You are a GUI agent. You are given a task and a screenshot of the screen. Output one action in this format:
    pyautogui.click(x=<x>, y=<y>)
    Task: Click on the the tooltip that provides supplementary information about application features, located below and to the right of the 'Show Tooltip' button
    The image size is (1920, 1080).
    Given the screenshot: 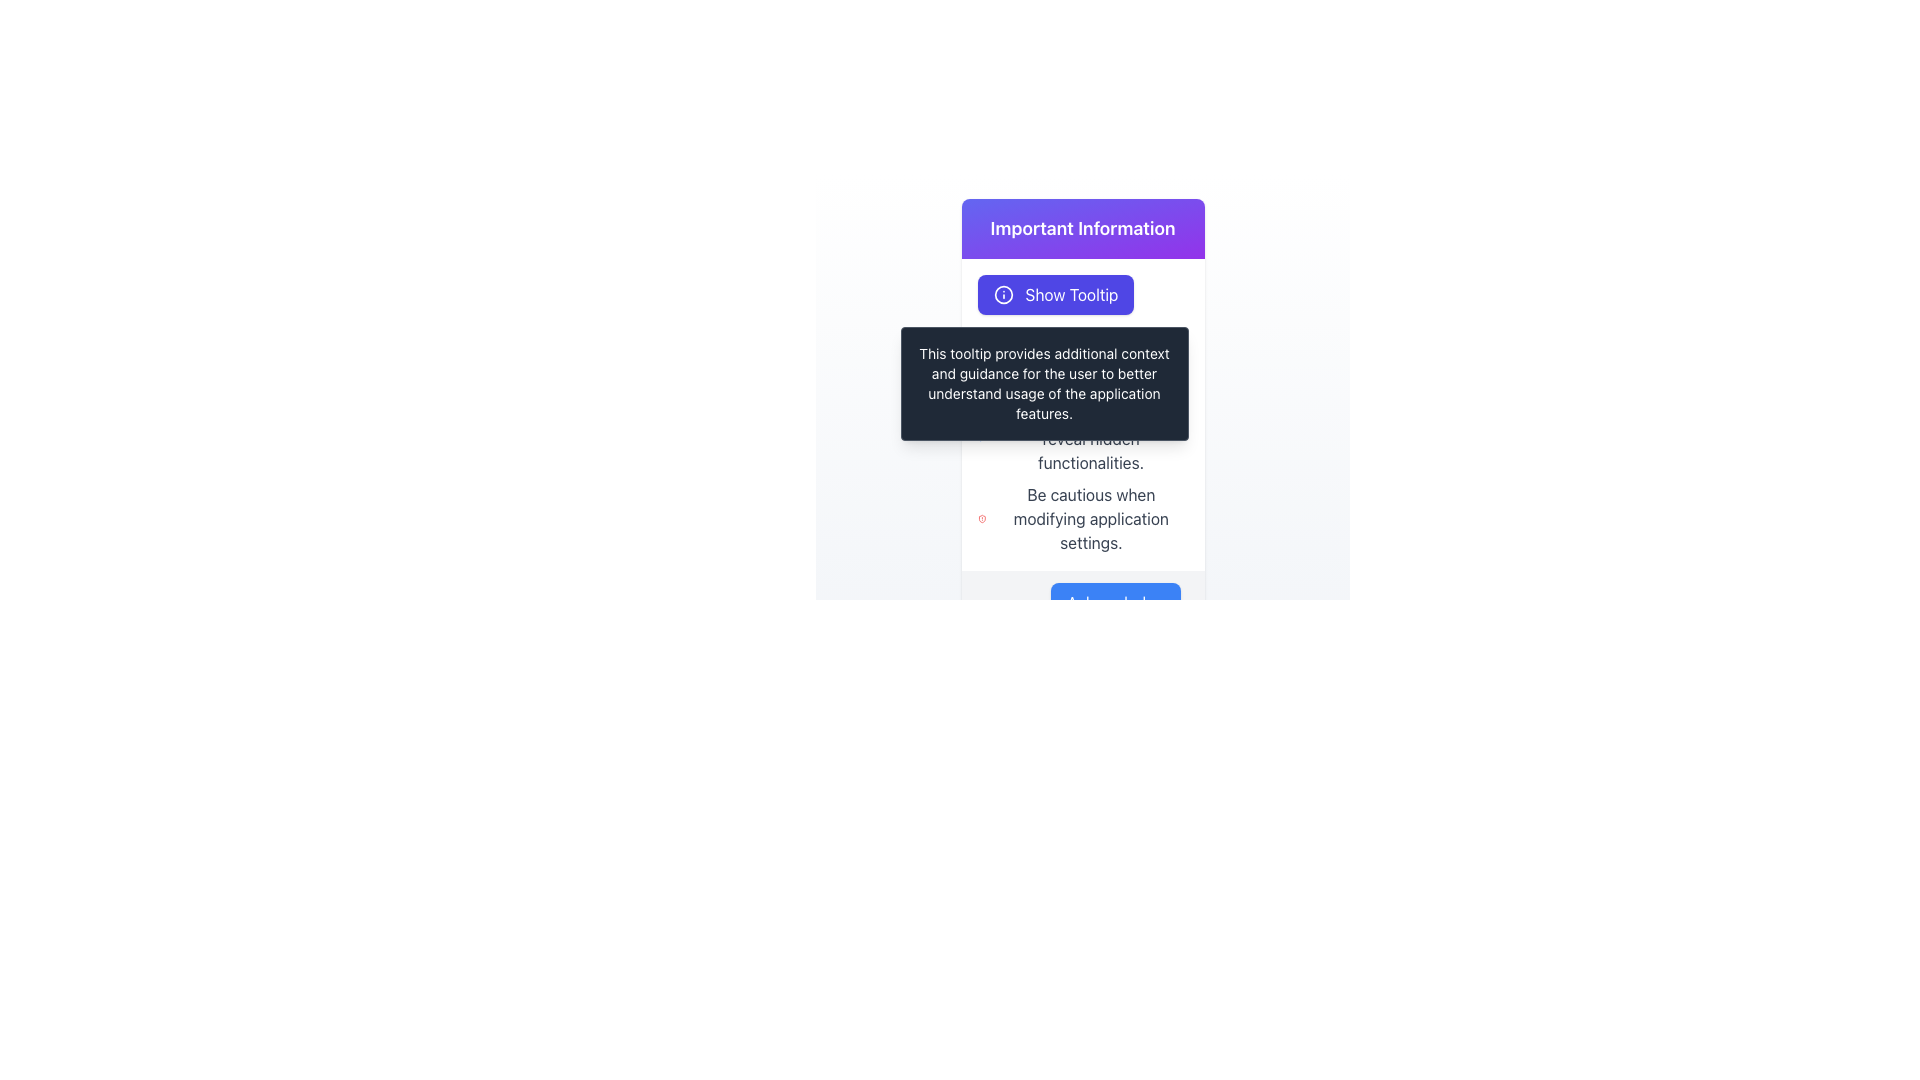 What is the action you would take?
    pyautogui.click(x=1043, y=384)
    